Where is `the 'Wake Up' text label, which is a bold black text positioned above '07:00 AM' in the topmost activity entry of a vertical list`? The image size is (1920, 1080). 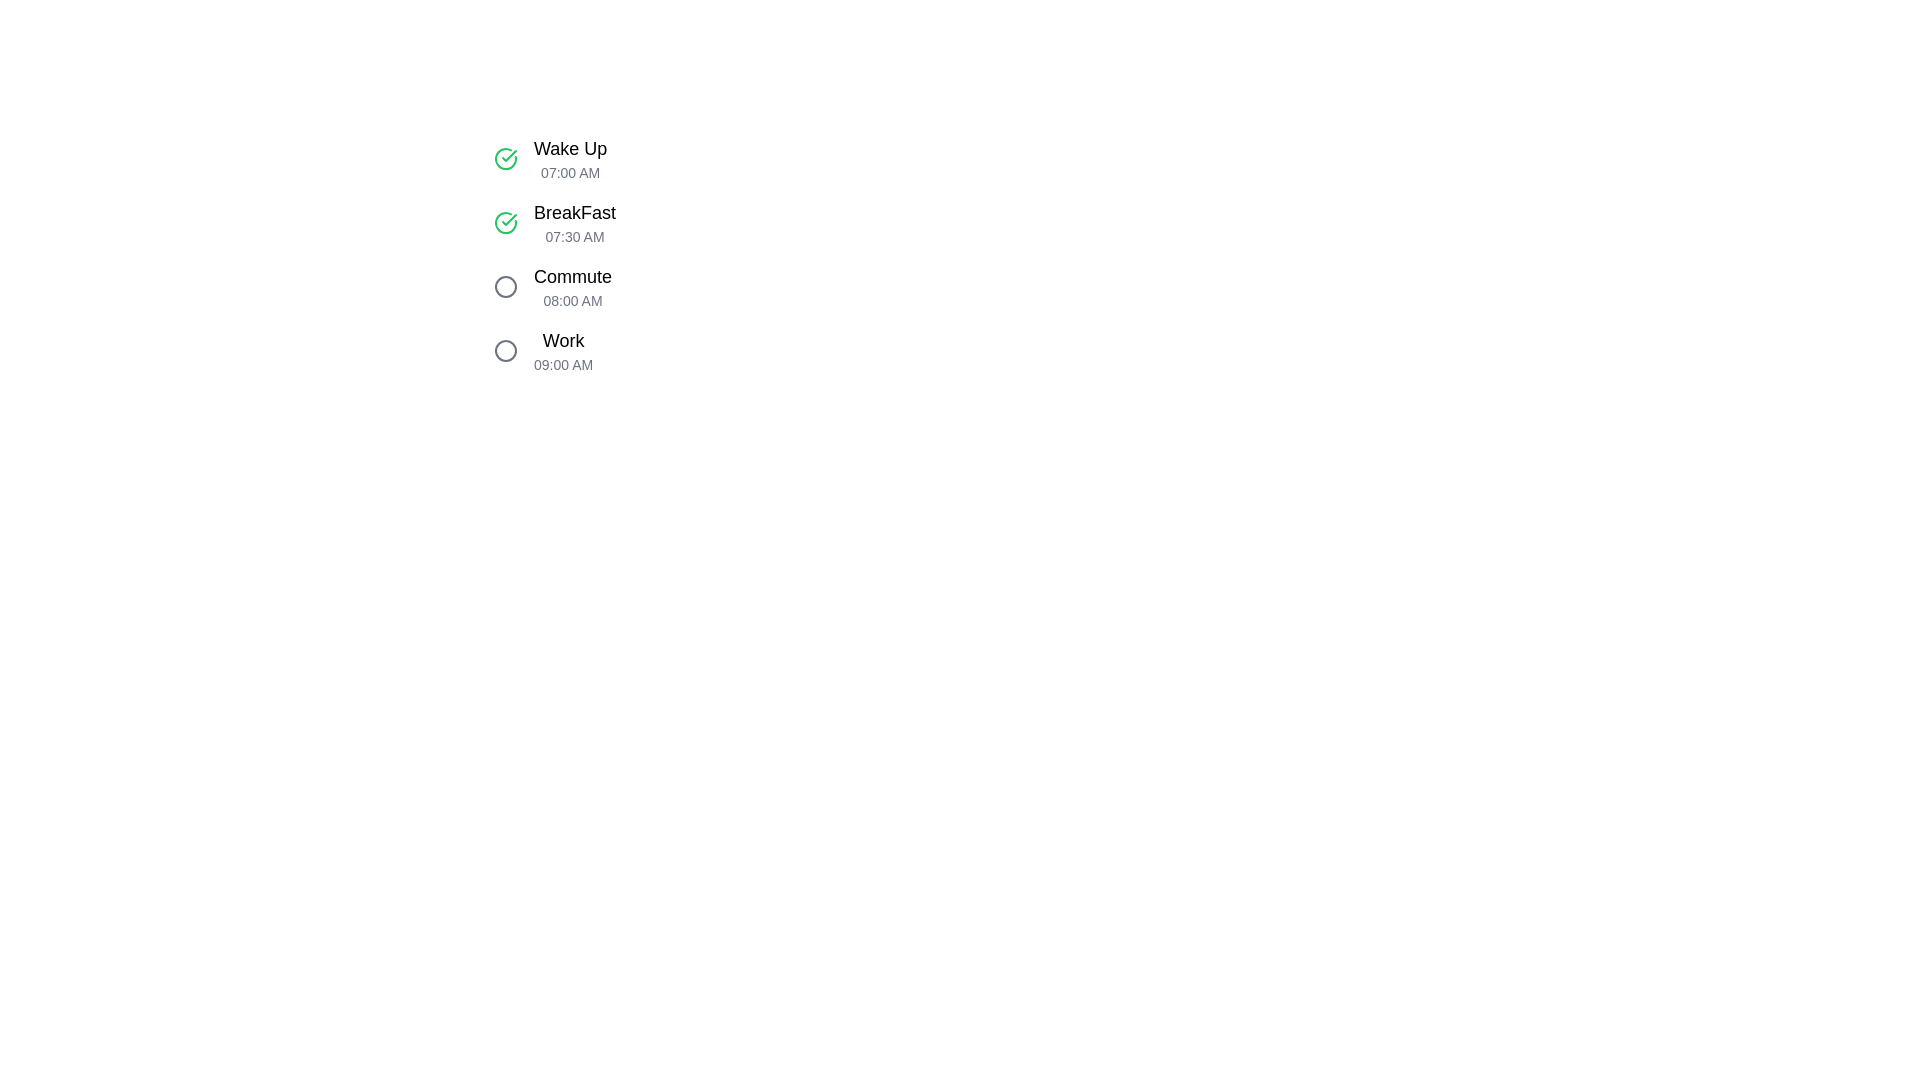
the 'Wake Up' text label, which is a bold black text positioned above '07:00 AM' in the topmost activity entry of a vertical list is located at coordinates (569, 148).